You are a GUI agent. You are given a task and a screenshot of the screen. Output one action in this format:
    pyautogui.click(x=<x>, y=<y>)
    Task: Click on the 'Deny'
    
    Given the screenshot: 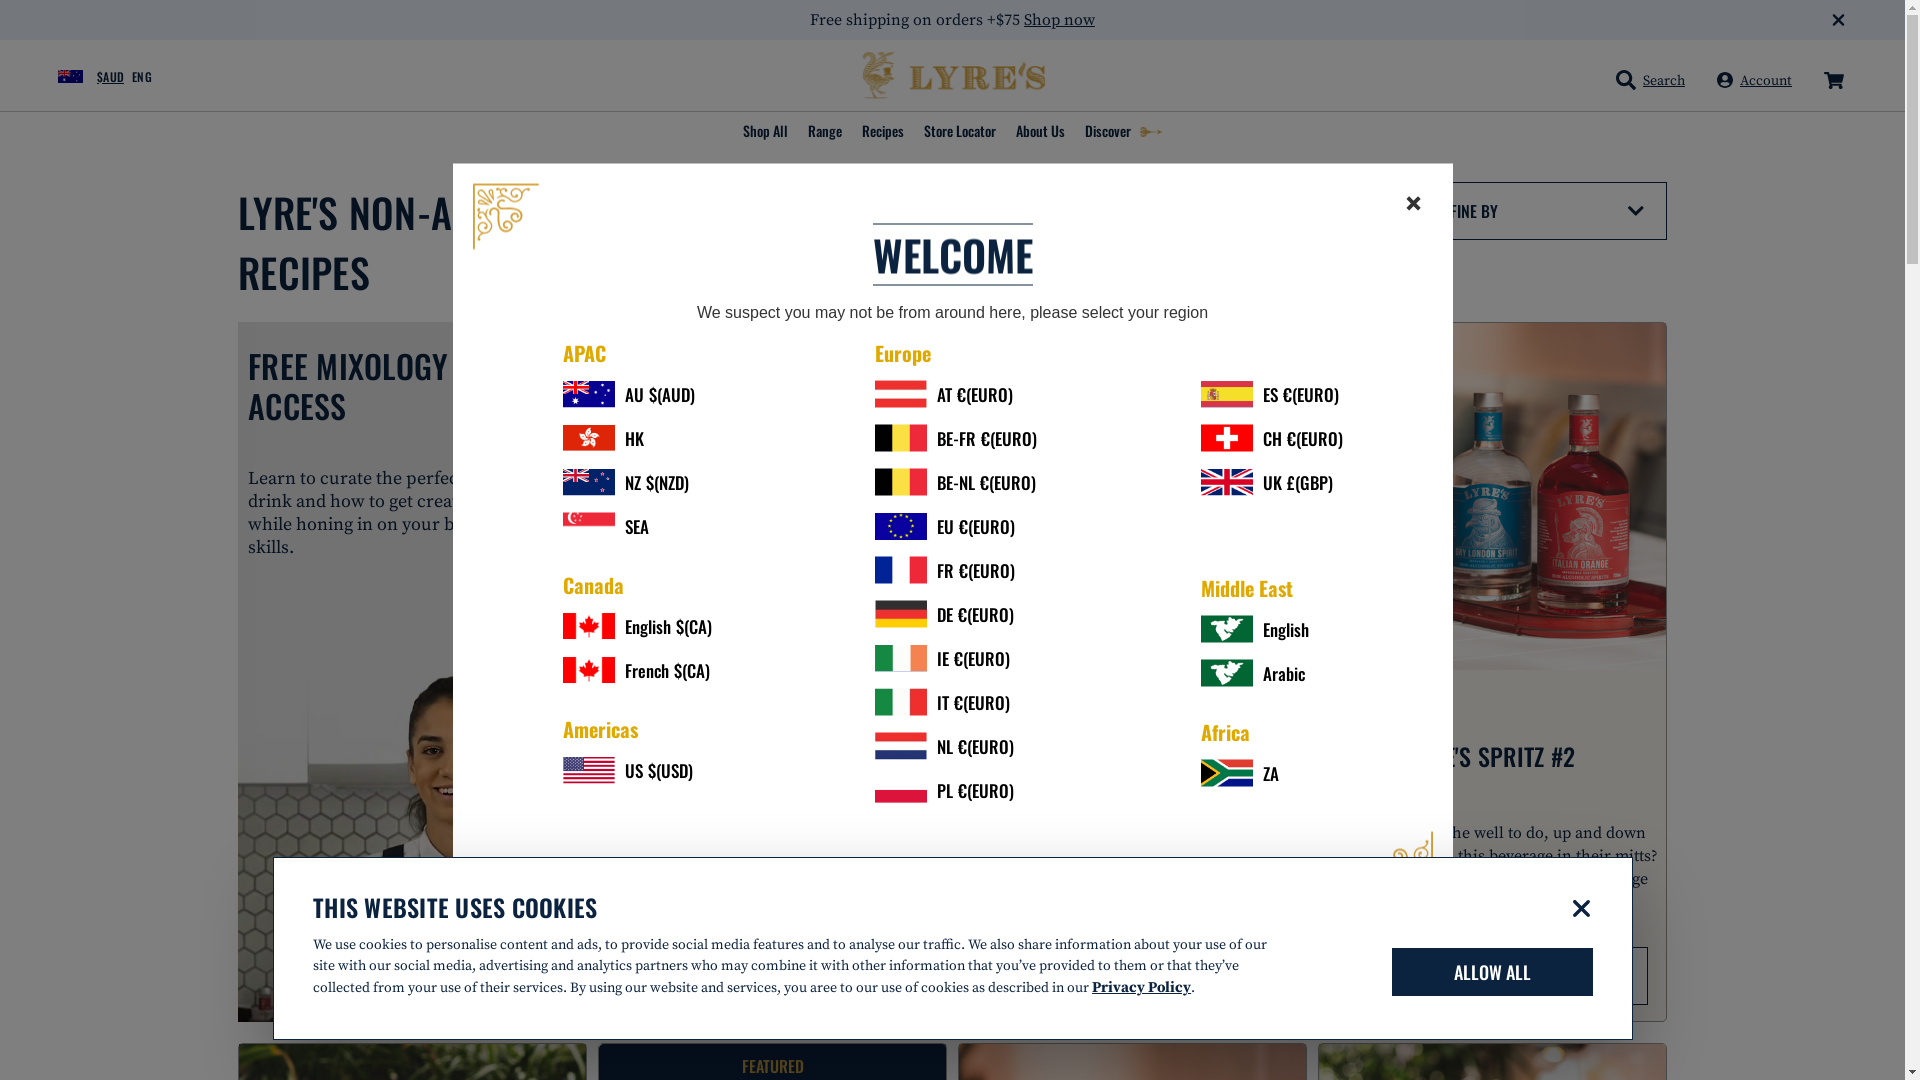 What is the action you would take?
    pyautogui.click(x=1580, y=908)
    